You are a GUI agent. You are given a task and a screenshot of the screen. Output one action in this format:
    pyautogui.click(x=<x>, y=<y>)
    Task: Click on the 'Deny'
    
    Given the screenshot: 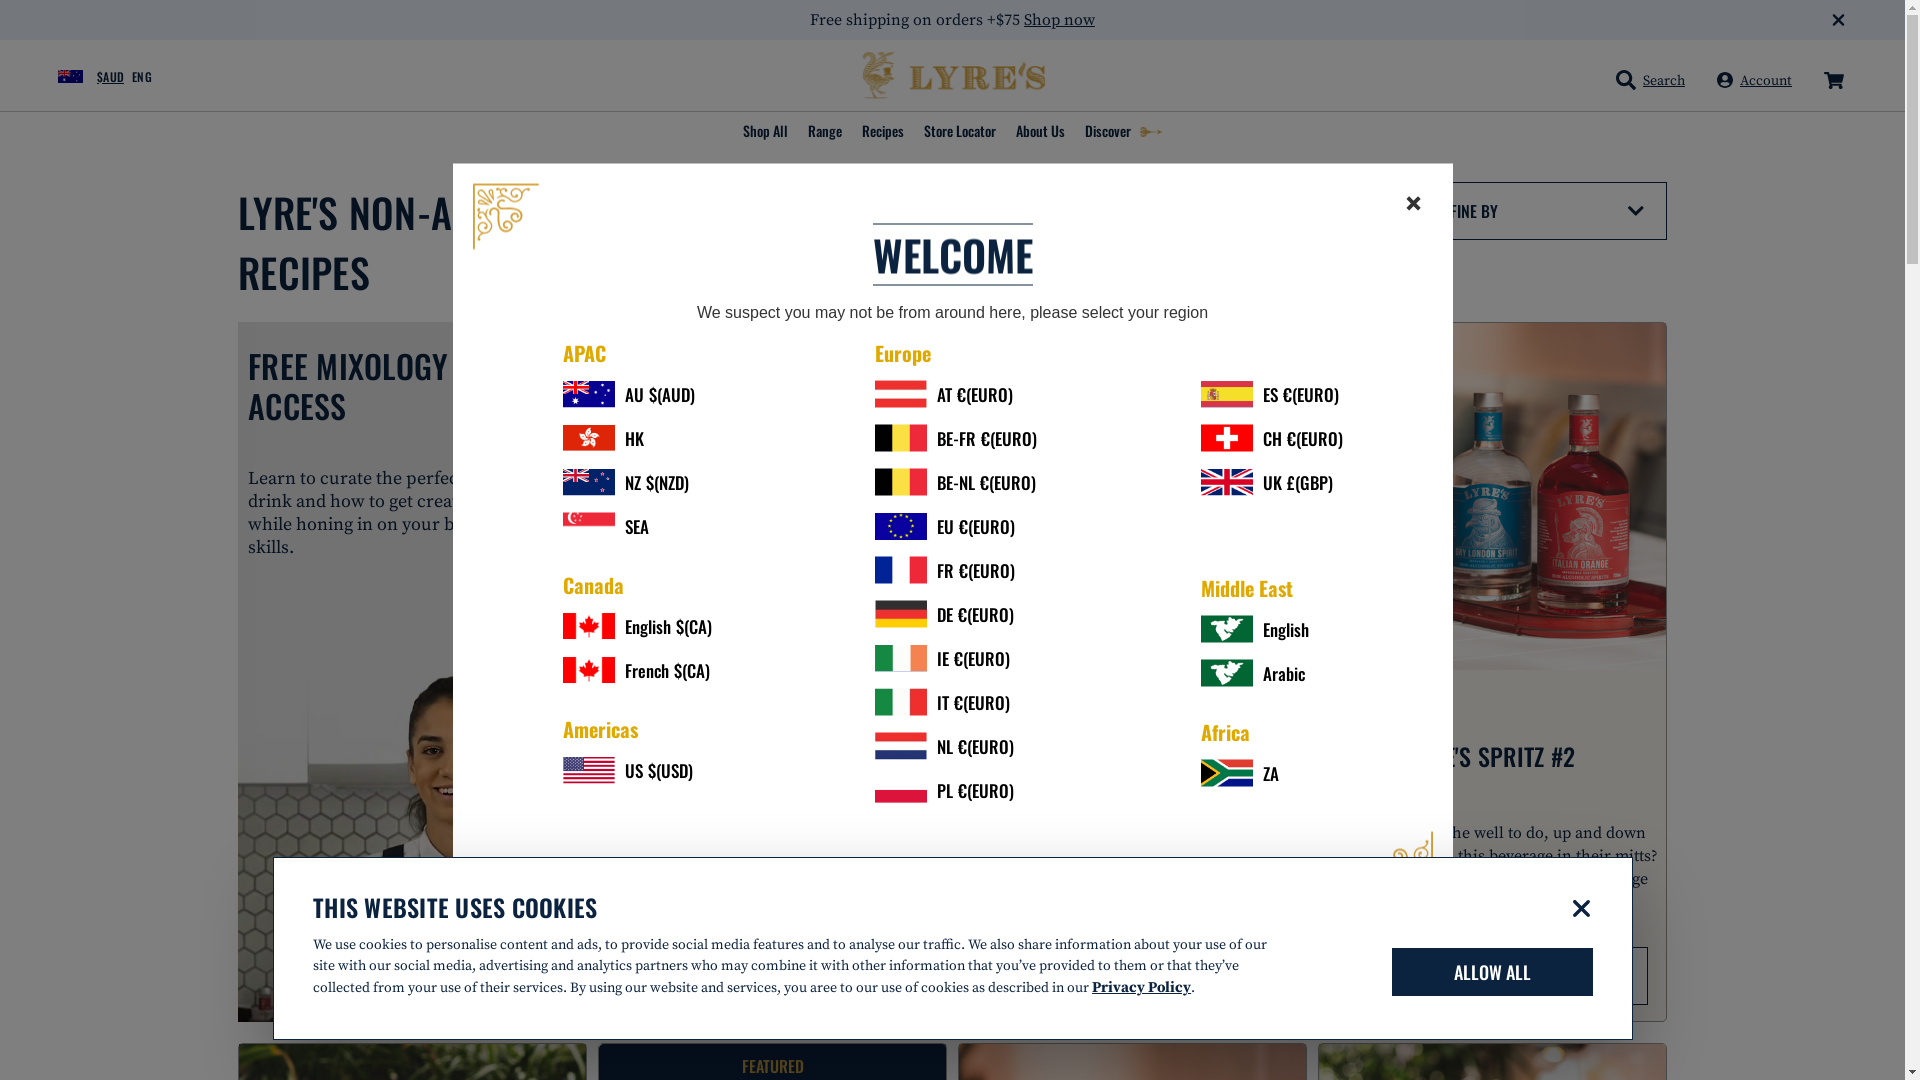 What is the action you would take?
    pyautogui.click(x=1580, y=908)
    